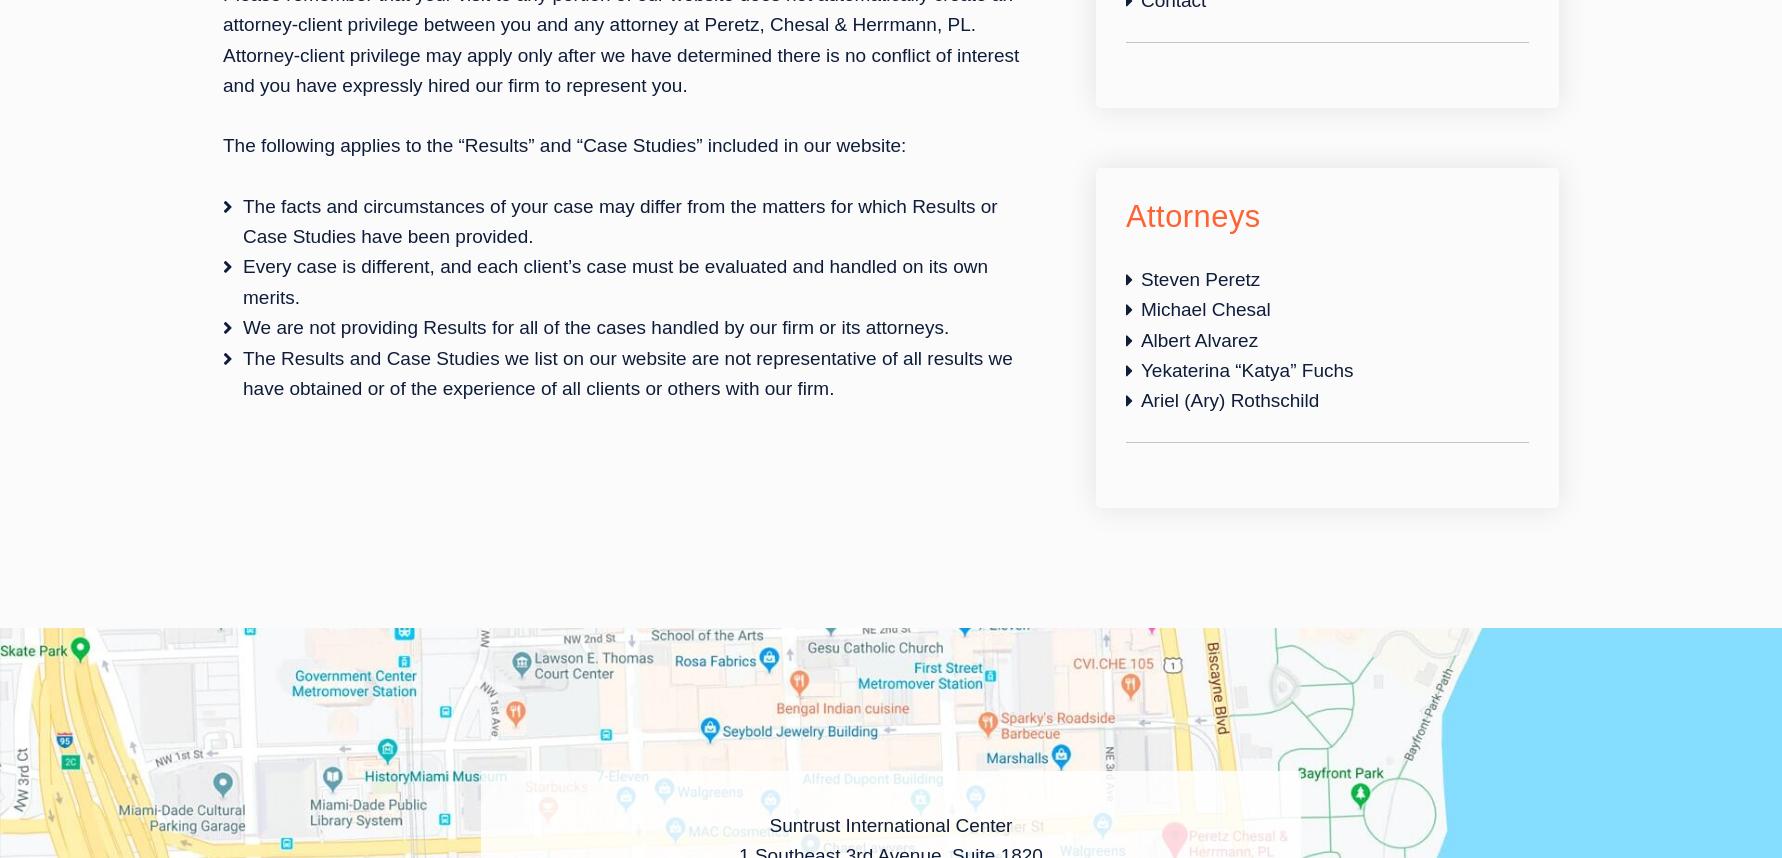 Image resolution: width=1782 pixels, height=858 pixels. I want to click on 'Albert Alvarez', so click(1139, 338).